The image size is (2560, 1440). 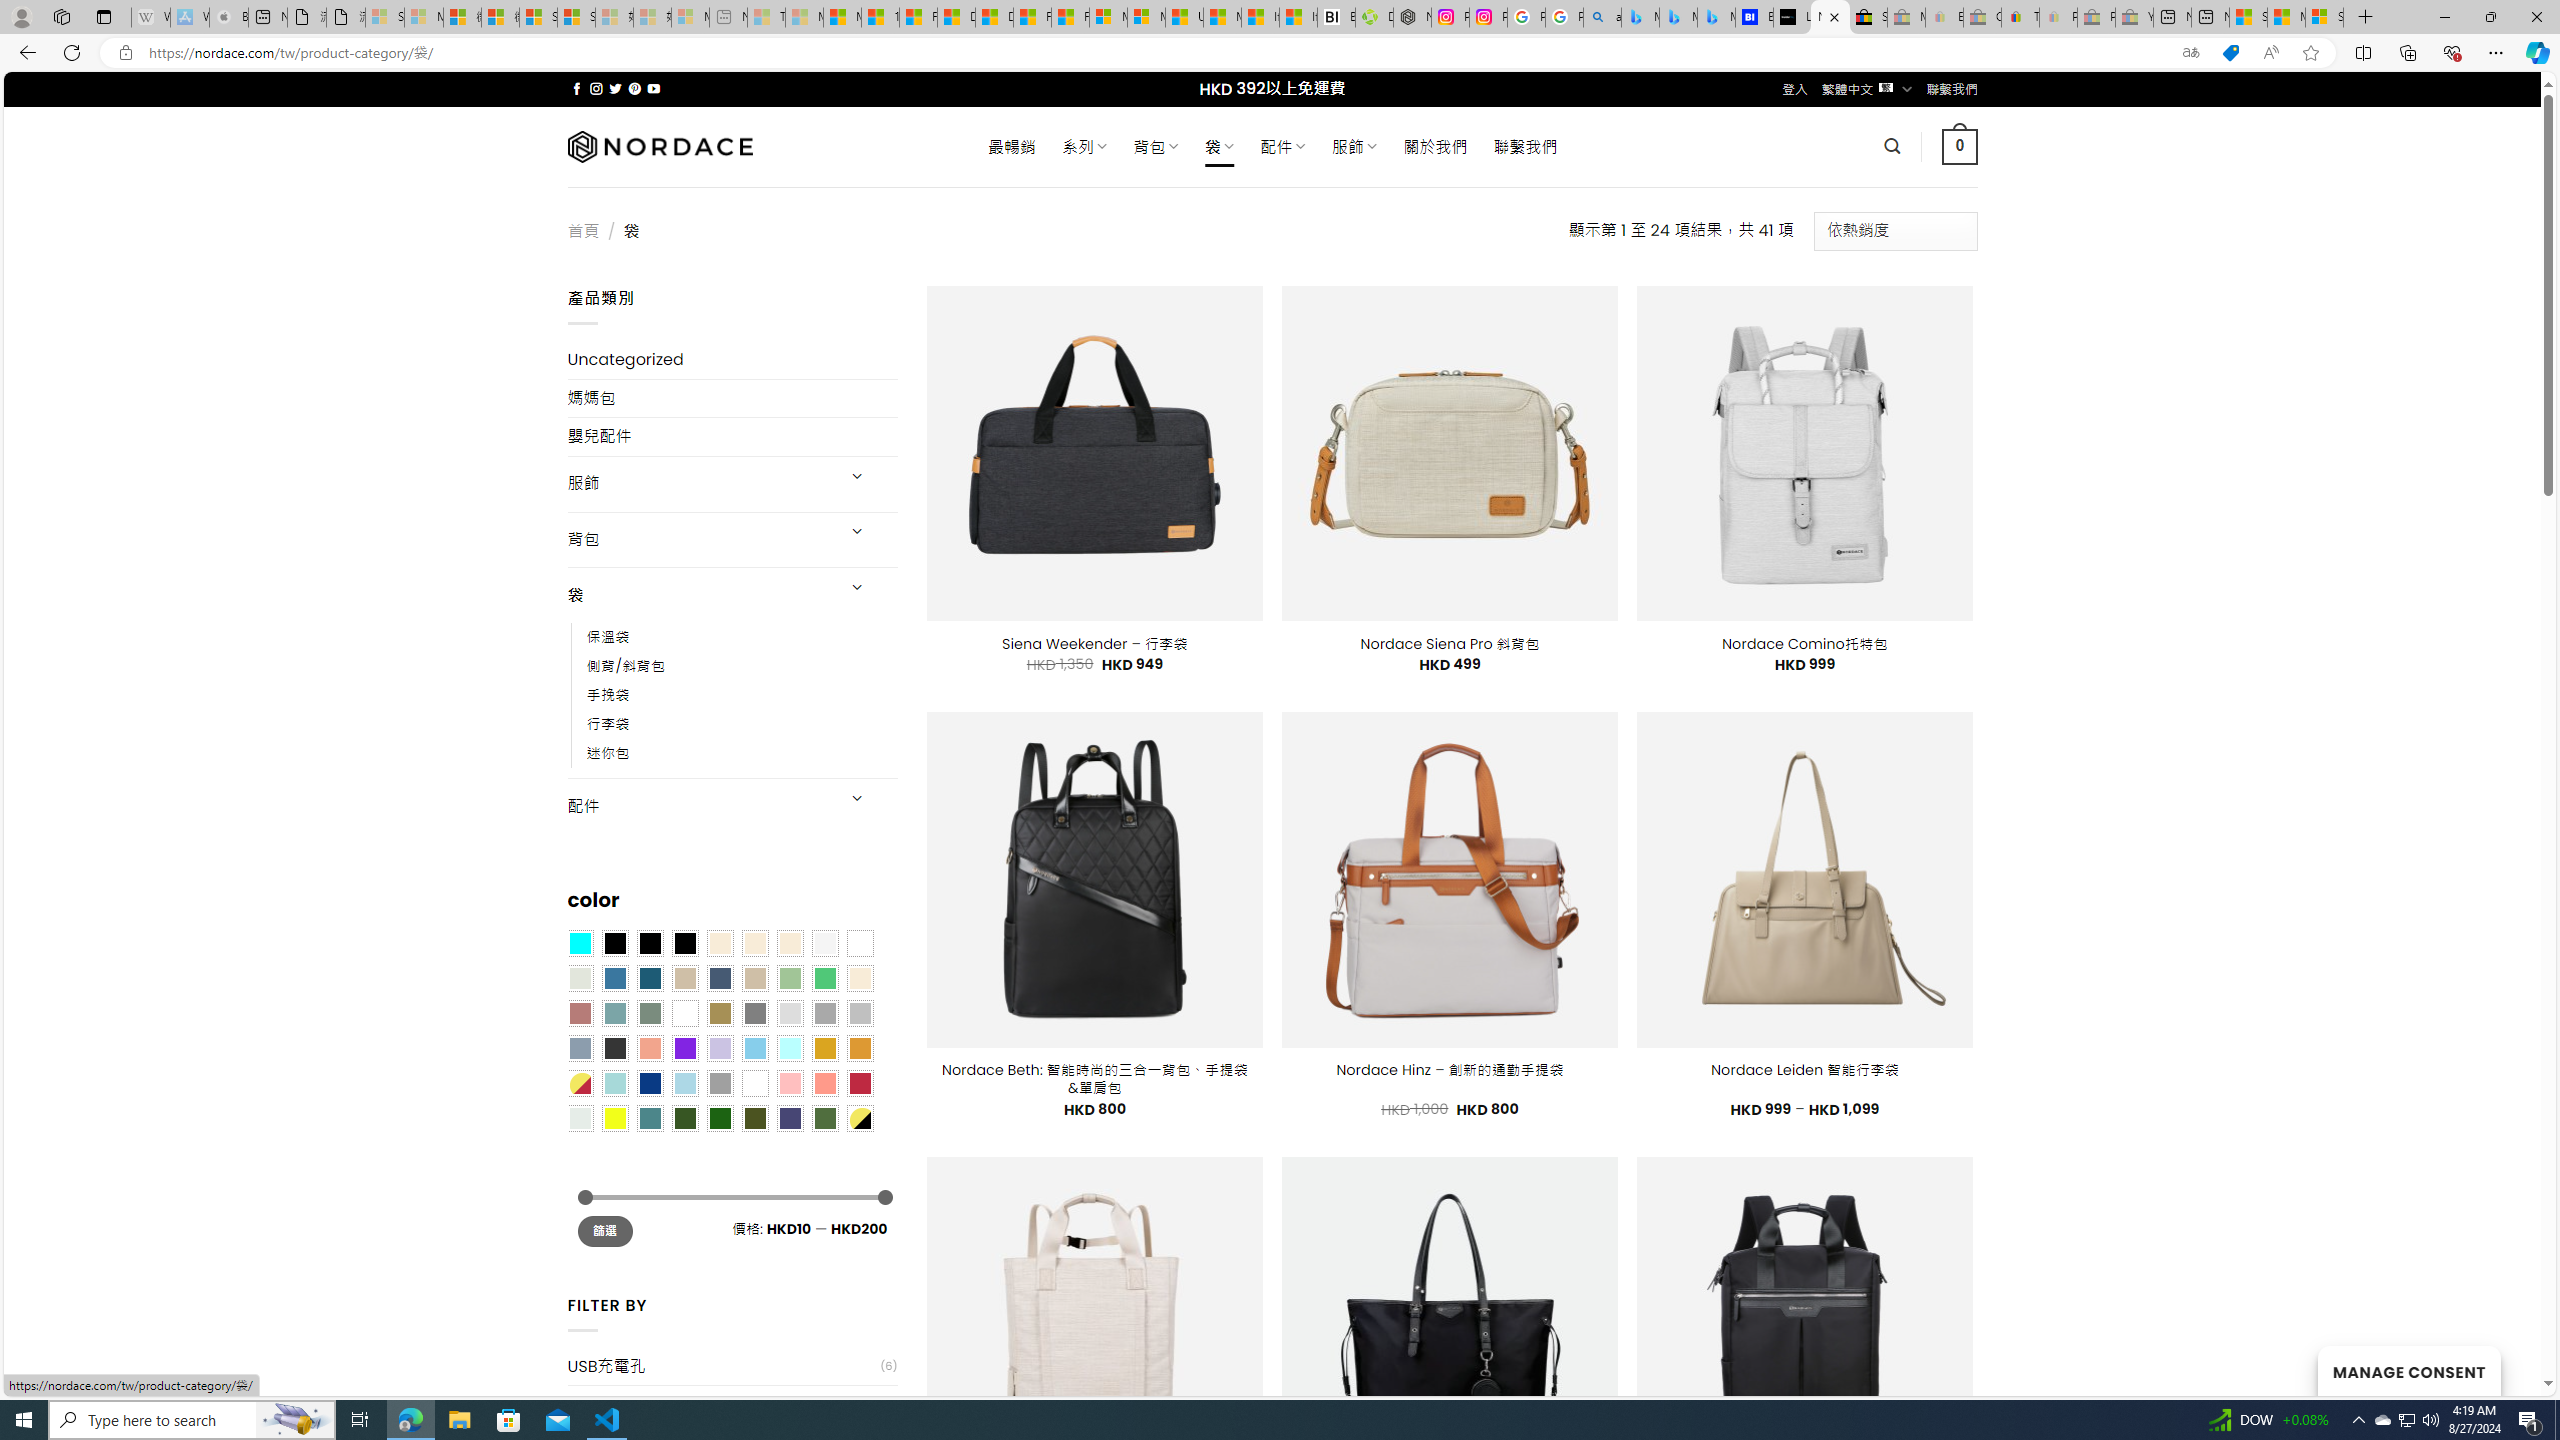 What do you see at coordinates (1716, 16) in the screenshot?
I see `'Microsoft Bing Travel - Shangri-La Hotel Bangkok'` at bounding box center [1716, 16].